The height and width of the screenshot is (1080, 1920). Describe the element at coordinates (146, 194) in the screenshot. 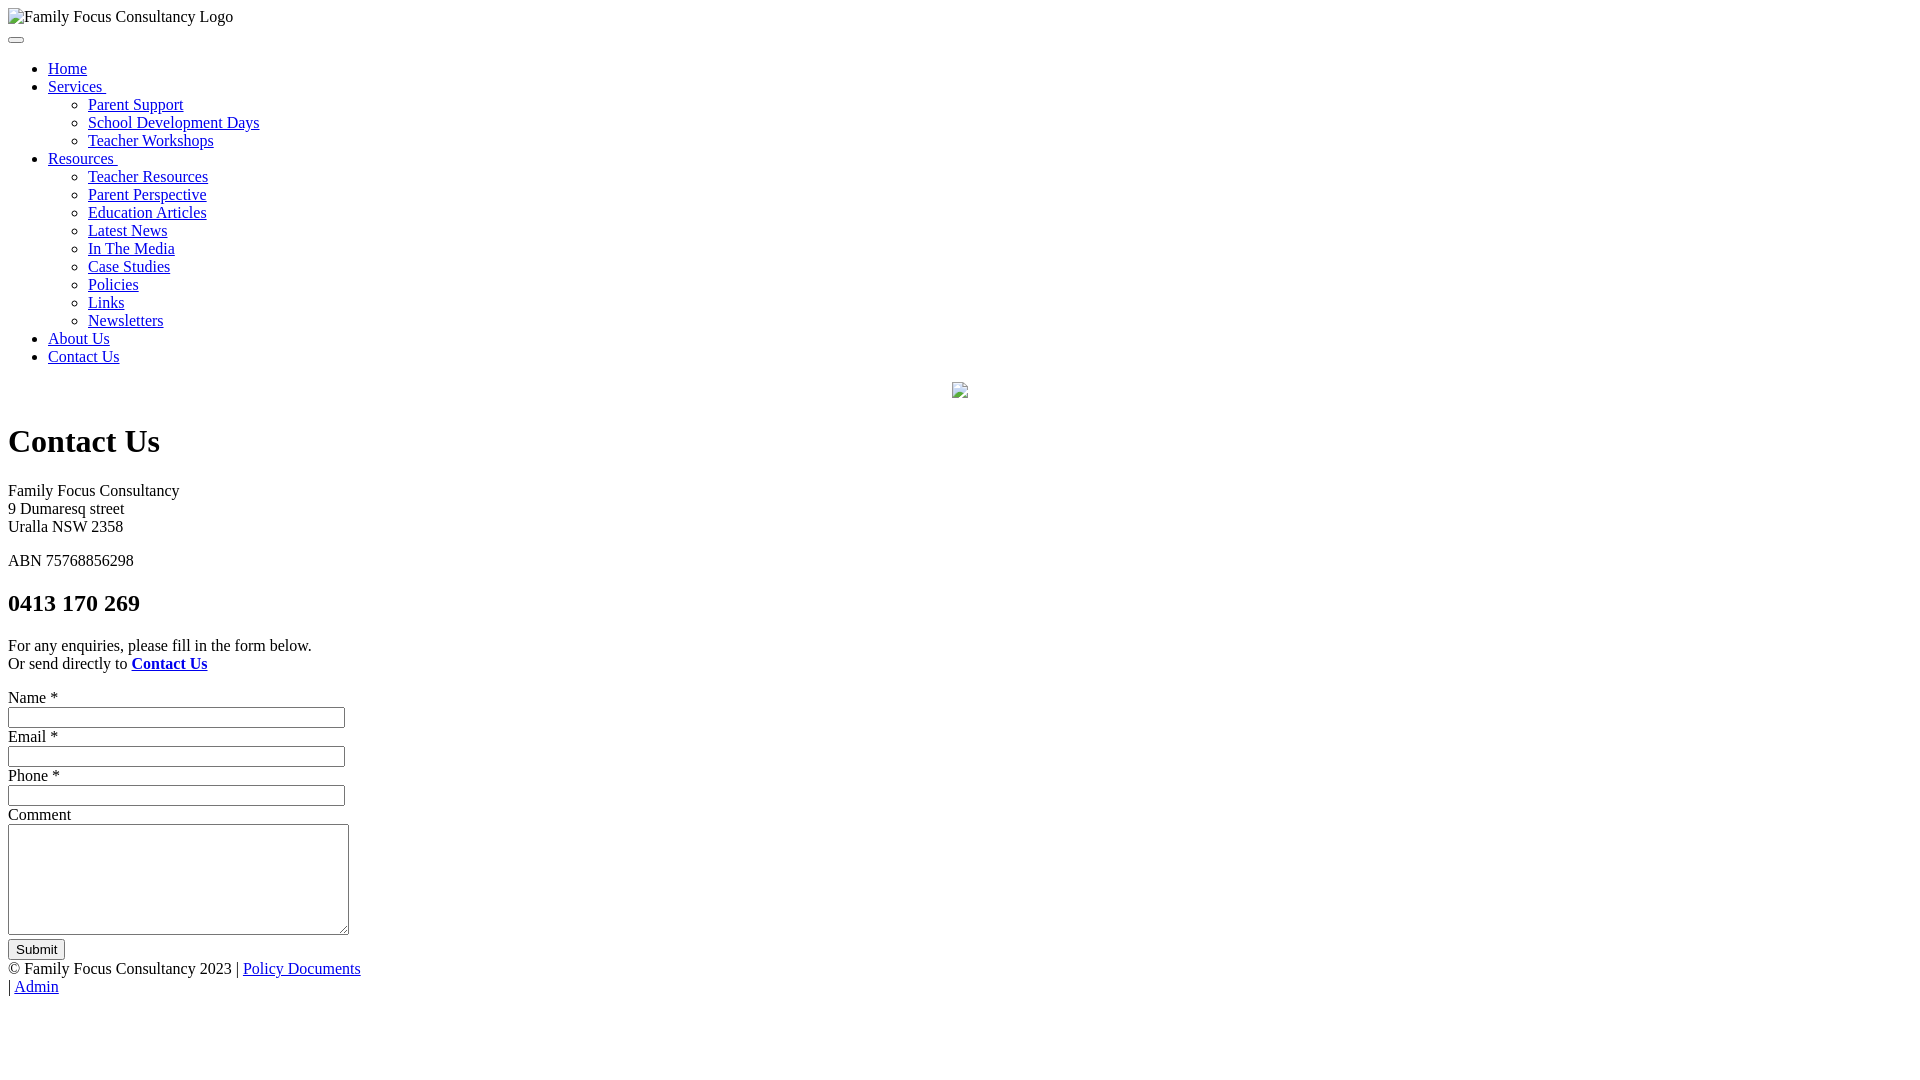

I see `'Parent Perspective'` at that location.